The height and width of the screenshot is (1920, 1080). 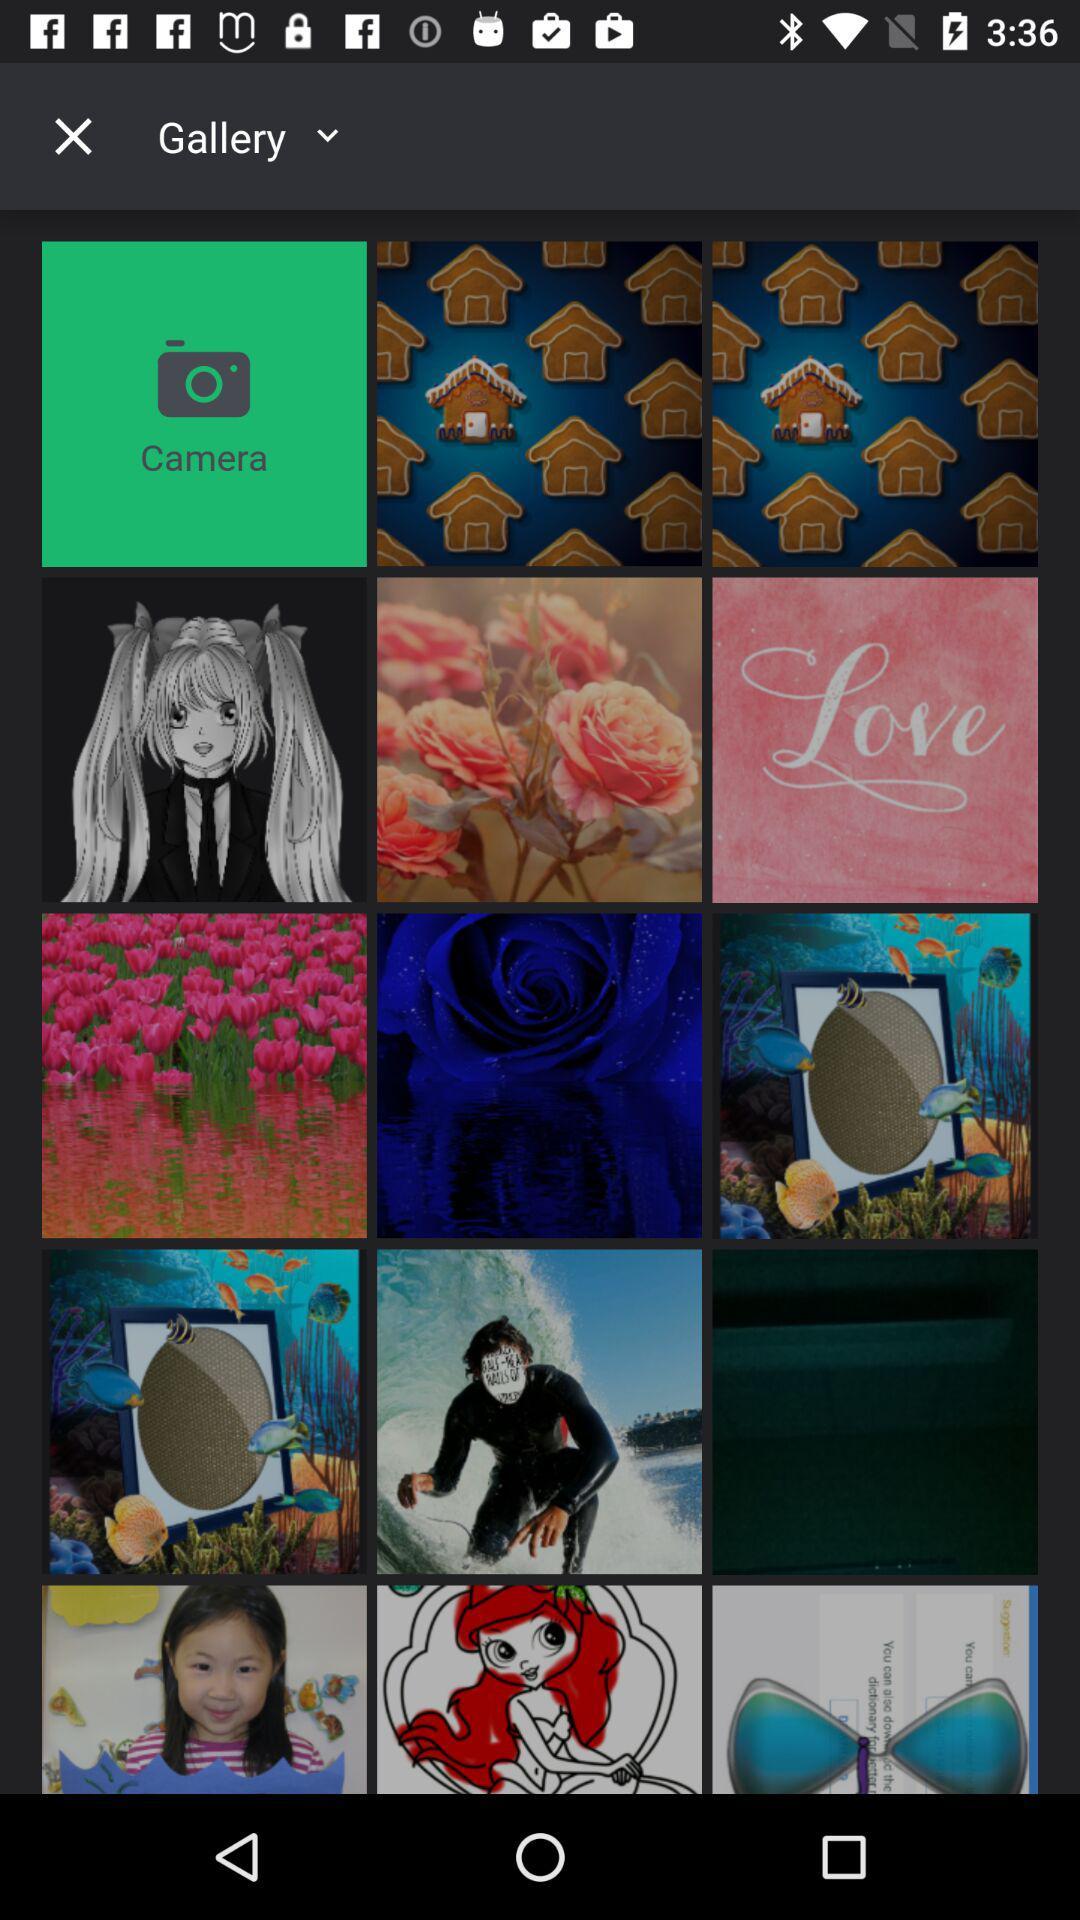 I want to click on the second image, so click(x=874, y=403).